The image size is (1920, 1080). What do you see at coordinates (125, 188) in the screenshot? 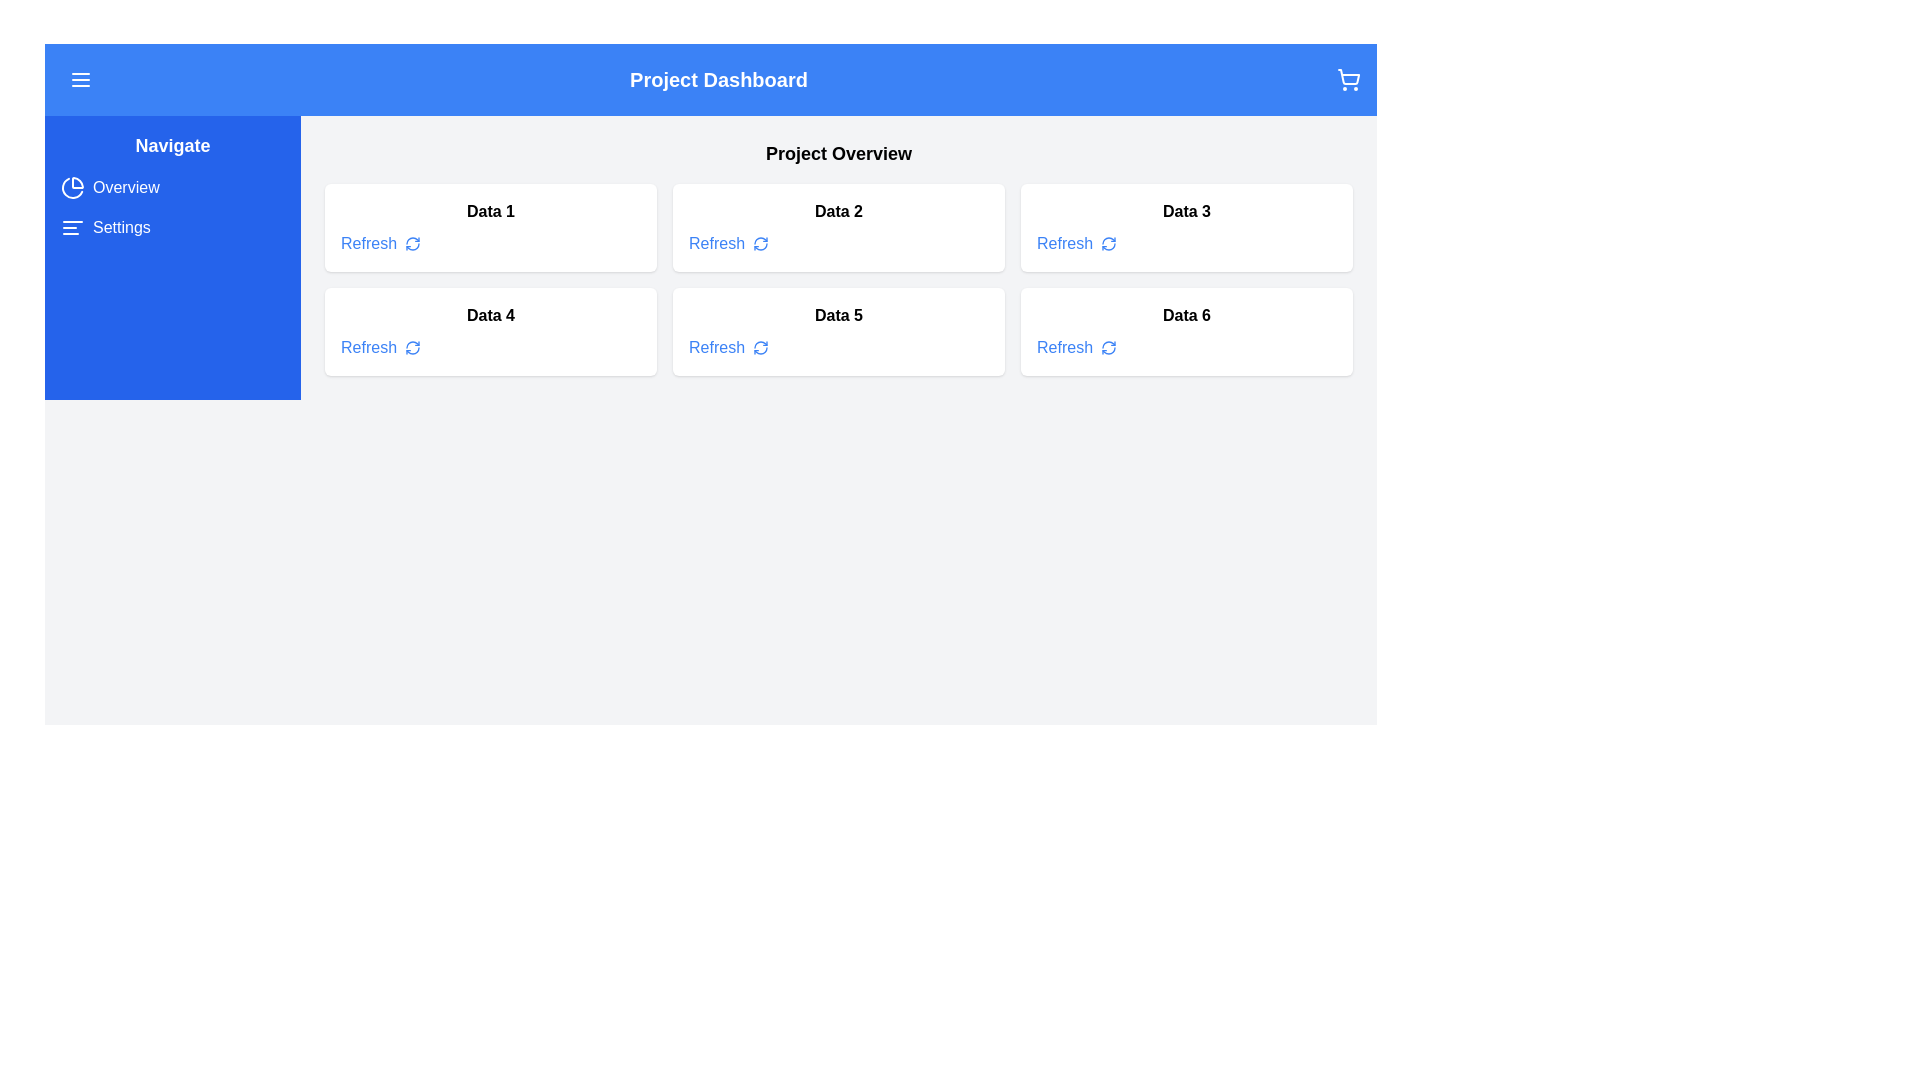
I see `the Text label that serves as a navigational link to the 'Overview' section, located in the left sidebar below the pie chart icon and above the 'Settings' label` at bounding box center [125, 188].